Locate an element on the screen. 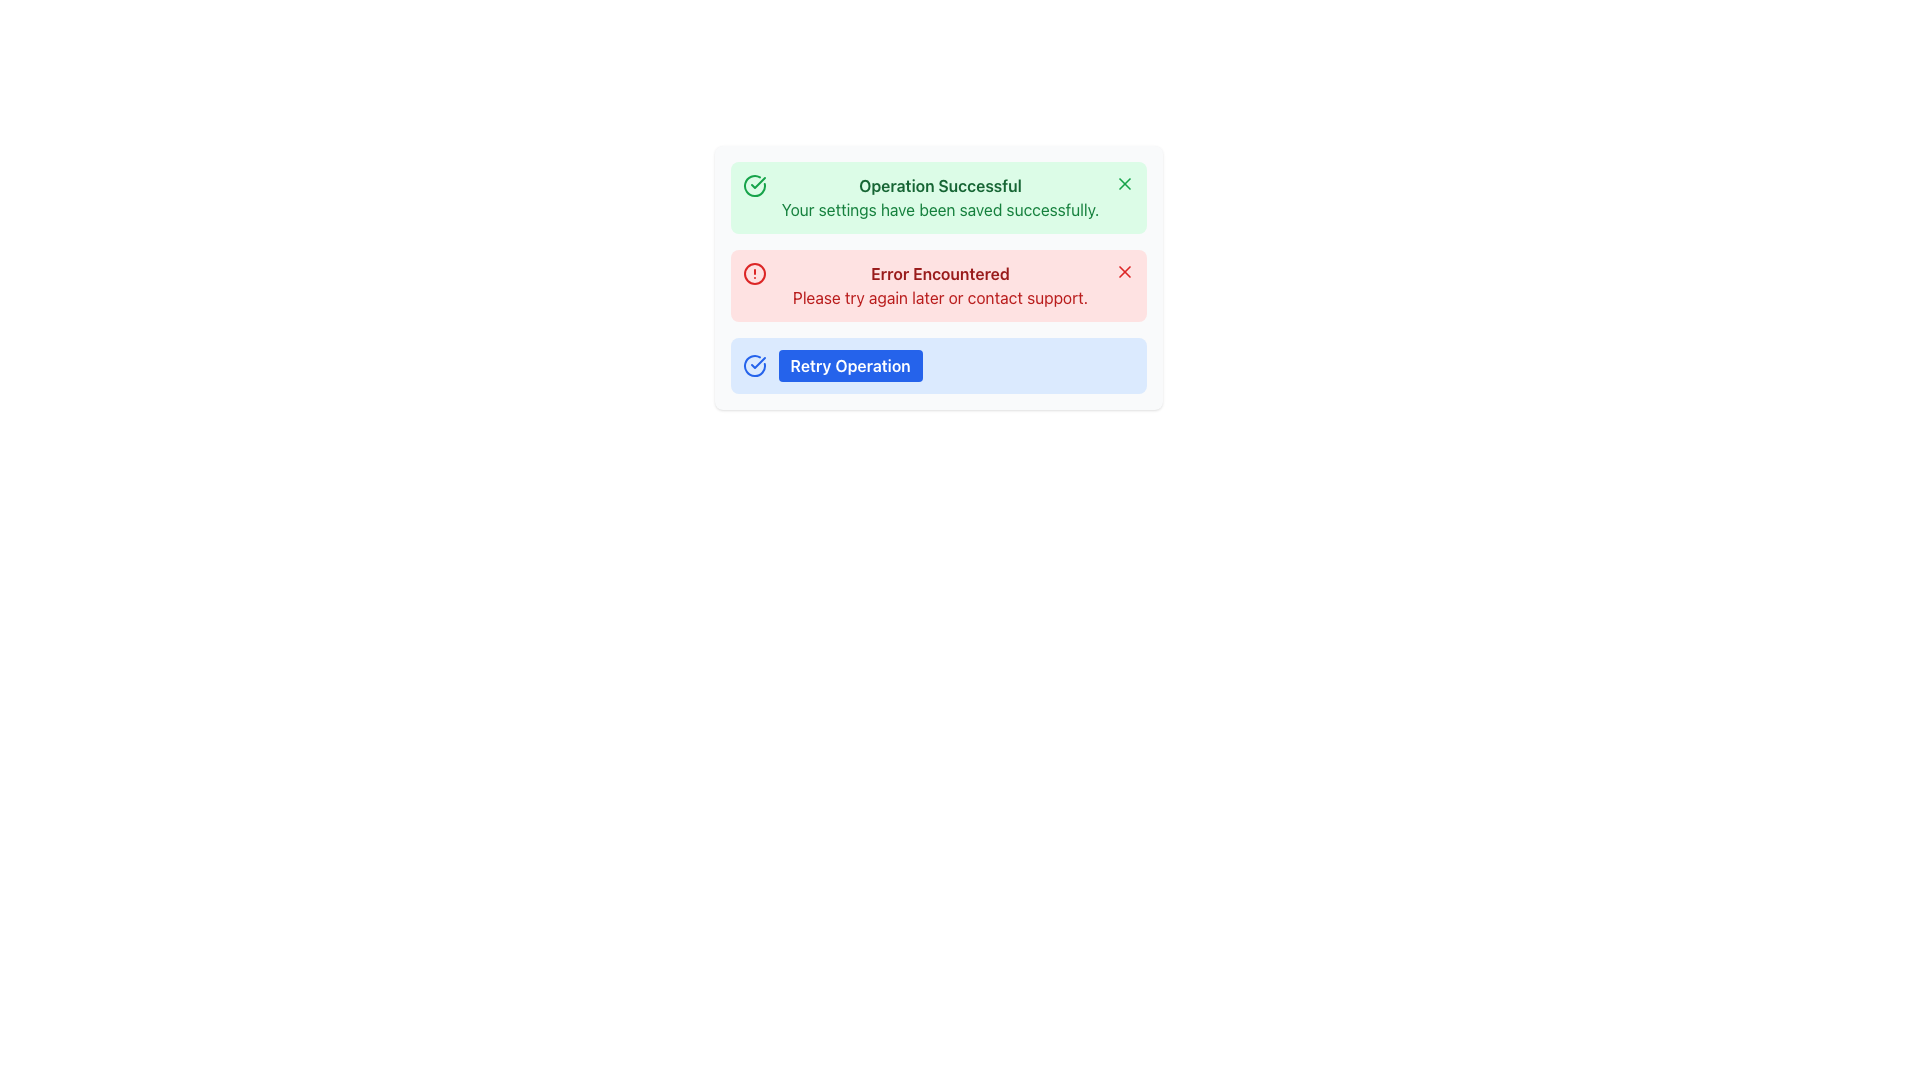  error message displayed in the alert box with a red background and dismissible 'X' icon, which states 'Error Encountered' and 'Please try again later or contact support.' is located at coordinates (937, 285).